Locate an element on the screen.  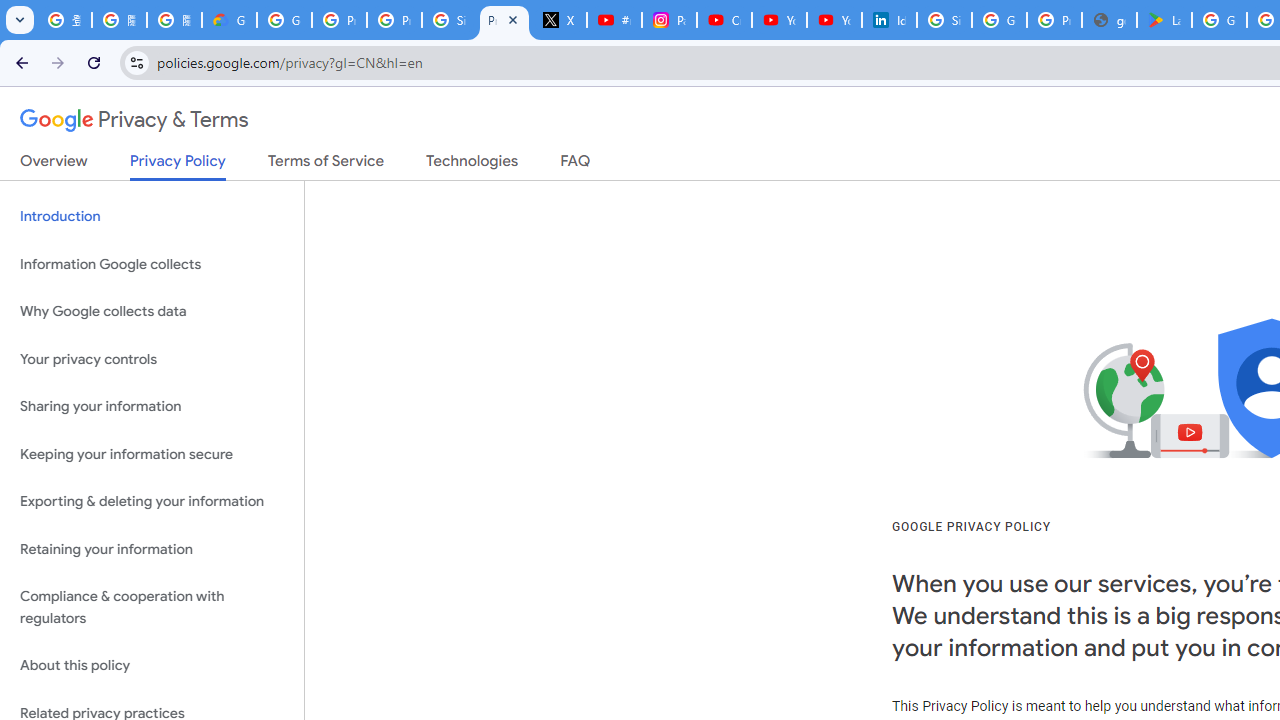
'Sign in - Google Accounts' is located at coordinates (448, 20).